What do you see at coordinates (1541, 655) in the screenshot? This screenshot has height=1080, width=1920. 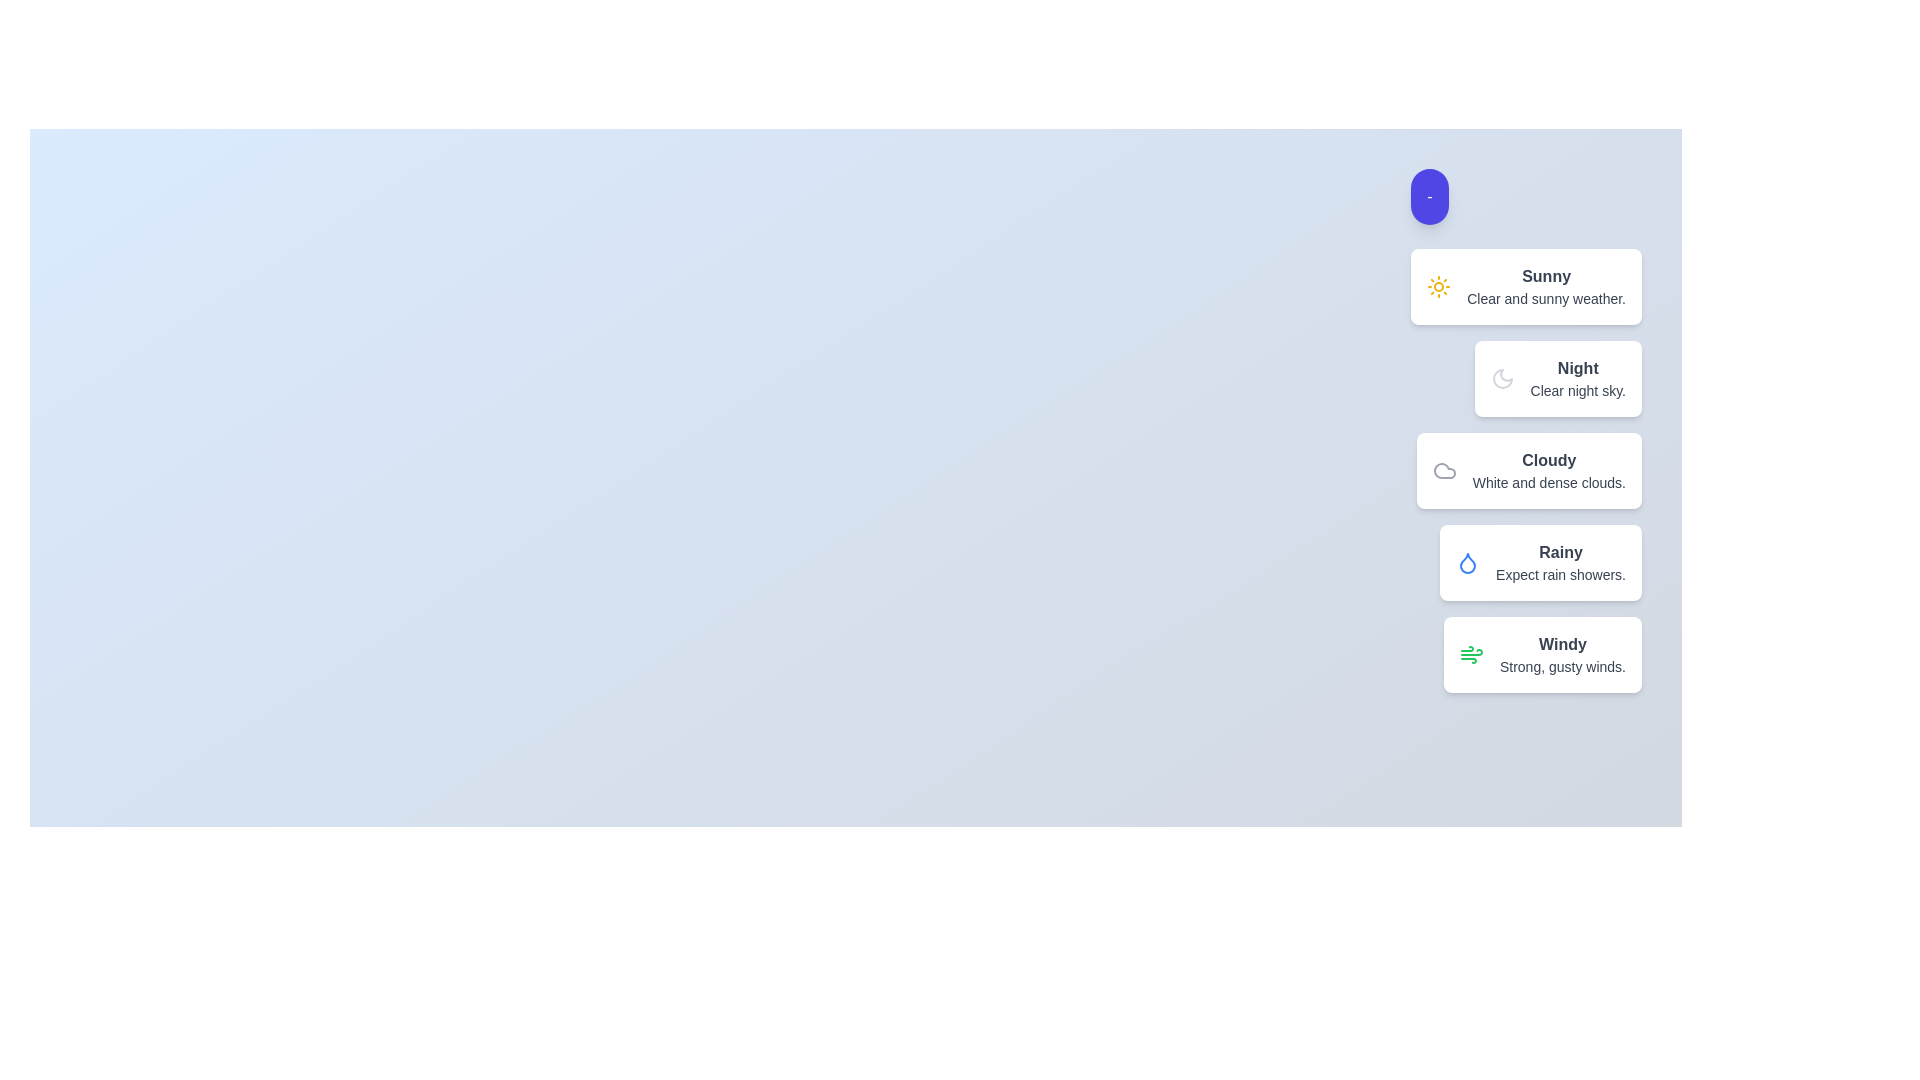 I see `the weather condition item corresponding to Windy` at bounding box center [1541, 655].